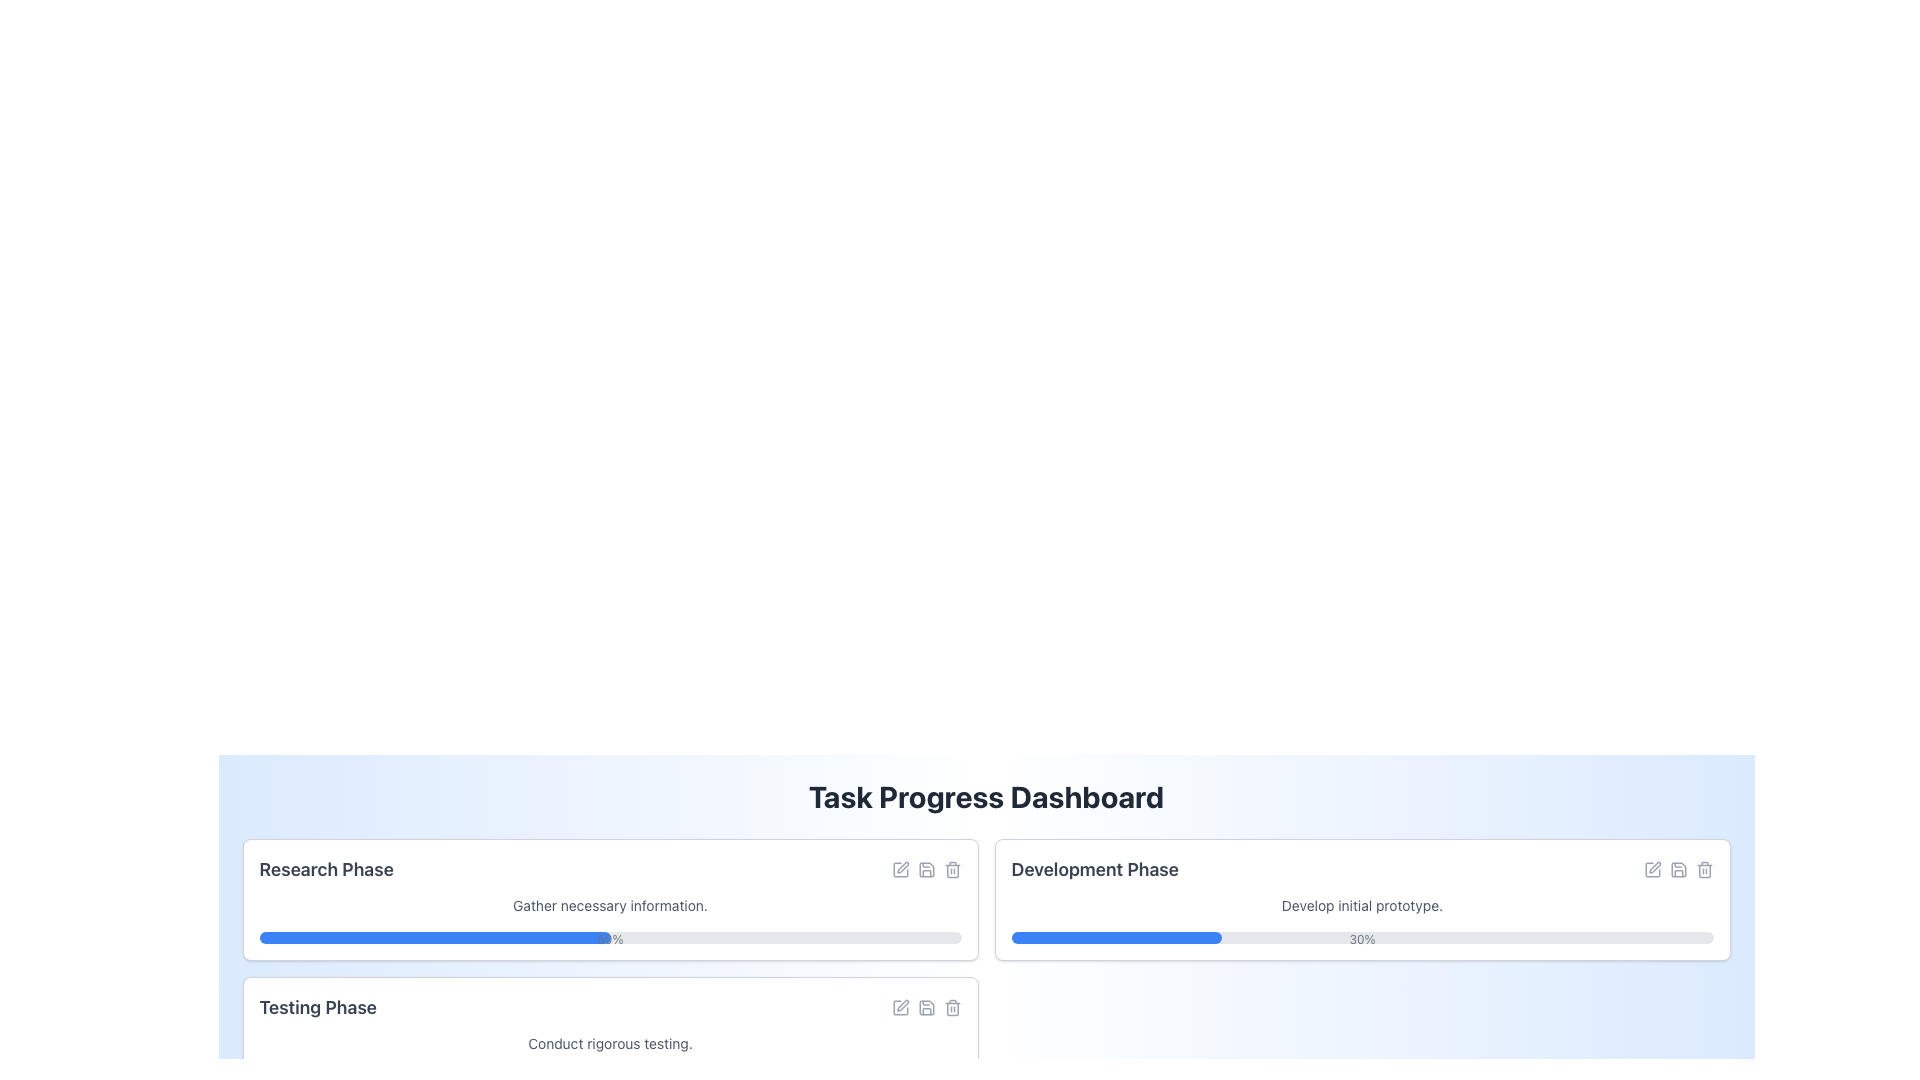  What do you see at coordinates (1361, 906) in the screenshot?
I see `the Text label displaying details about the associated phase's task or goal within the 'Development Phase' card, located centered below the card's title and above the progress bar` at bounding box center [1361, 906].